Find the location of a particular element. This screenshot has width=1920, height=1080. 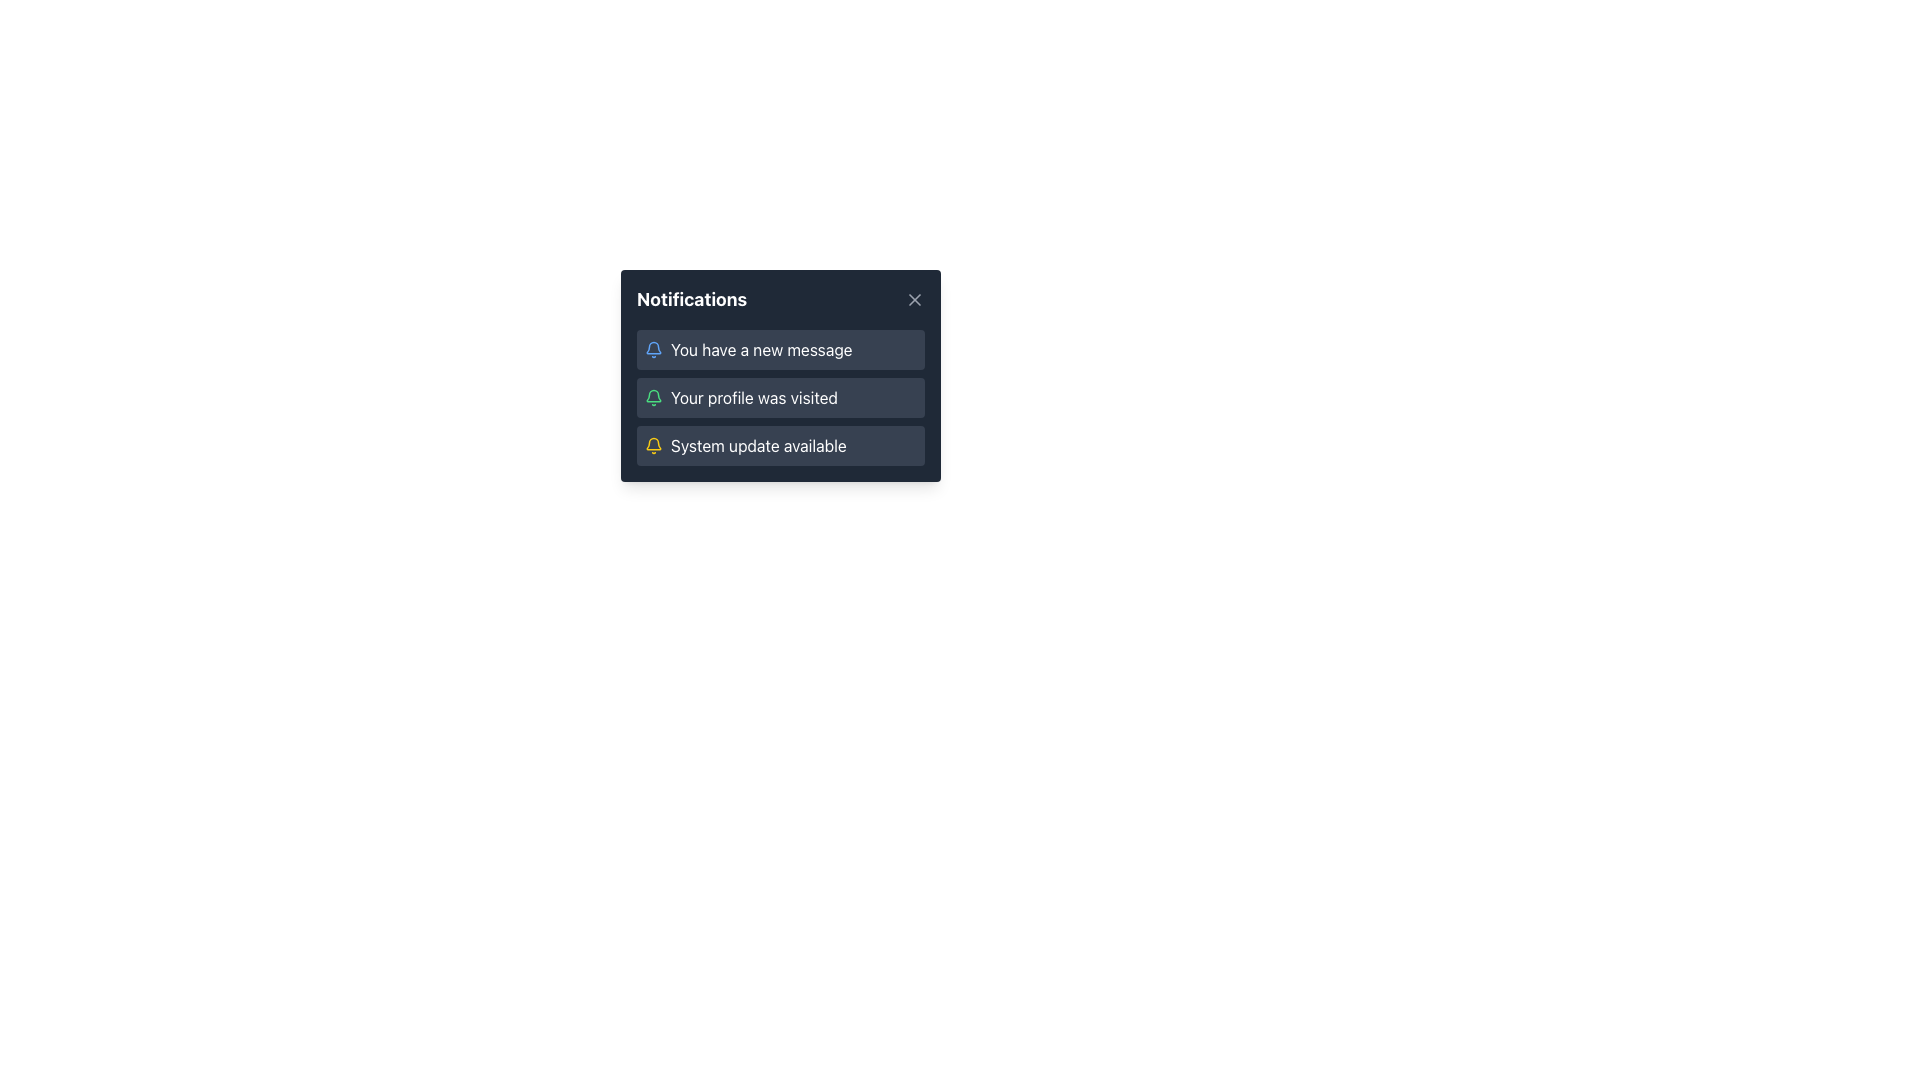

the text element that indicates a new message in the first notification item, located to the right of the bell icon and below the 'Notifications' header is located at coordinates (760, 349).